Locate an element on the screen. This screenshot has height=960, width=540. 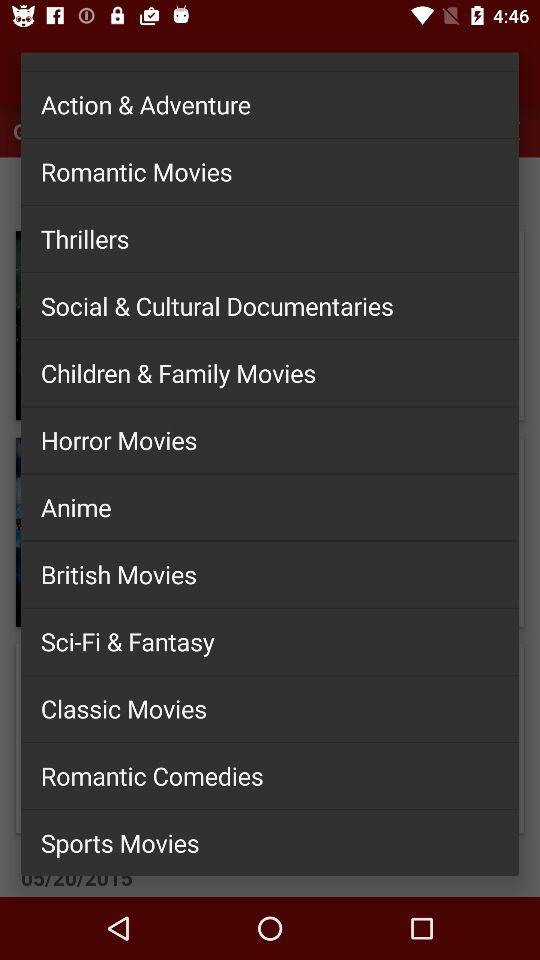
sci-fi & fantasy icon is located at coordinates (270, 640).